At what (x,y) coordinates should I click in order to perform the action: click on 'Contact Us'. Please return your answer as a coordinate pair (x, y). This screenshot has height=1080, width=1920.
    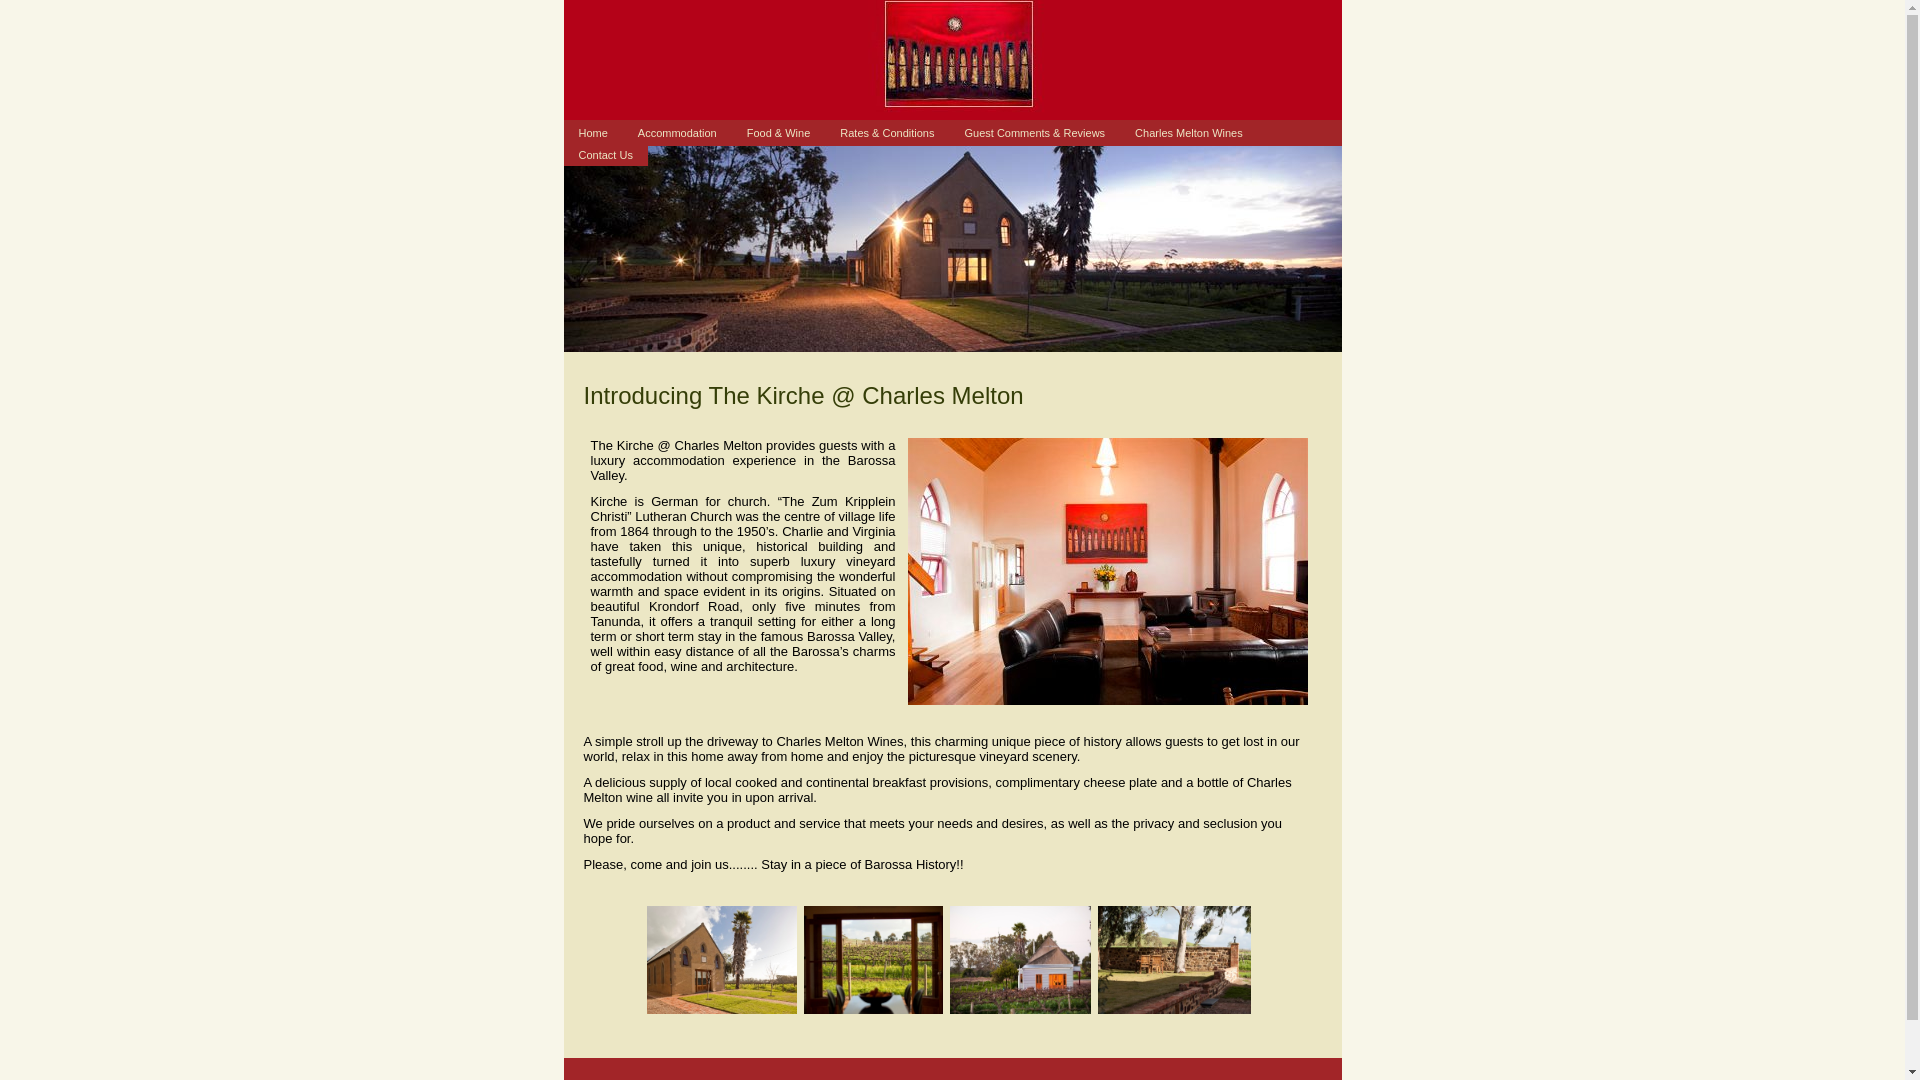
    Looking at the image, I should click on (604, 153).